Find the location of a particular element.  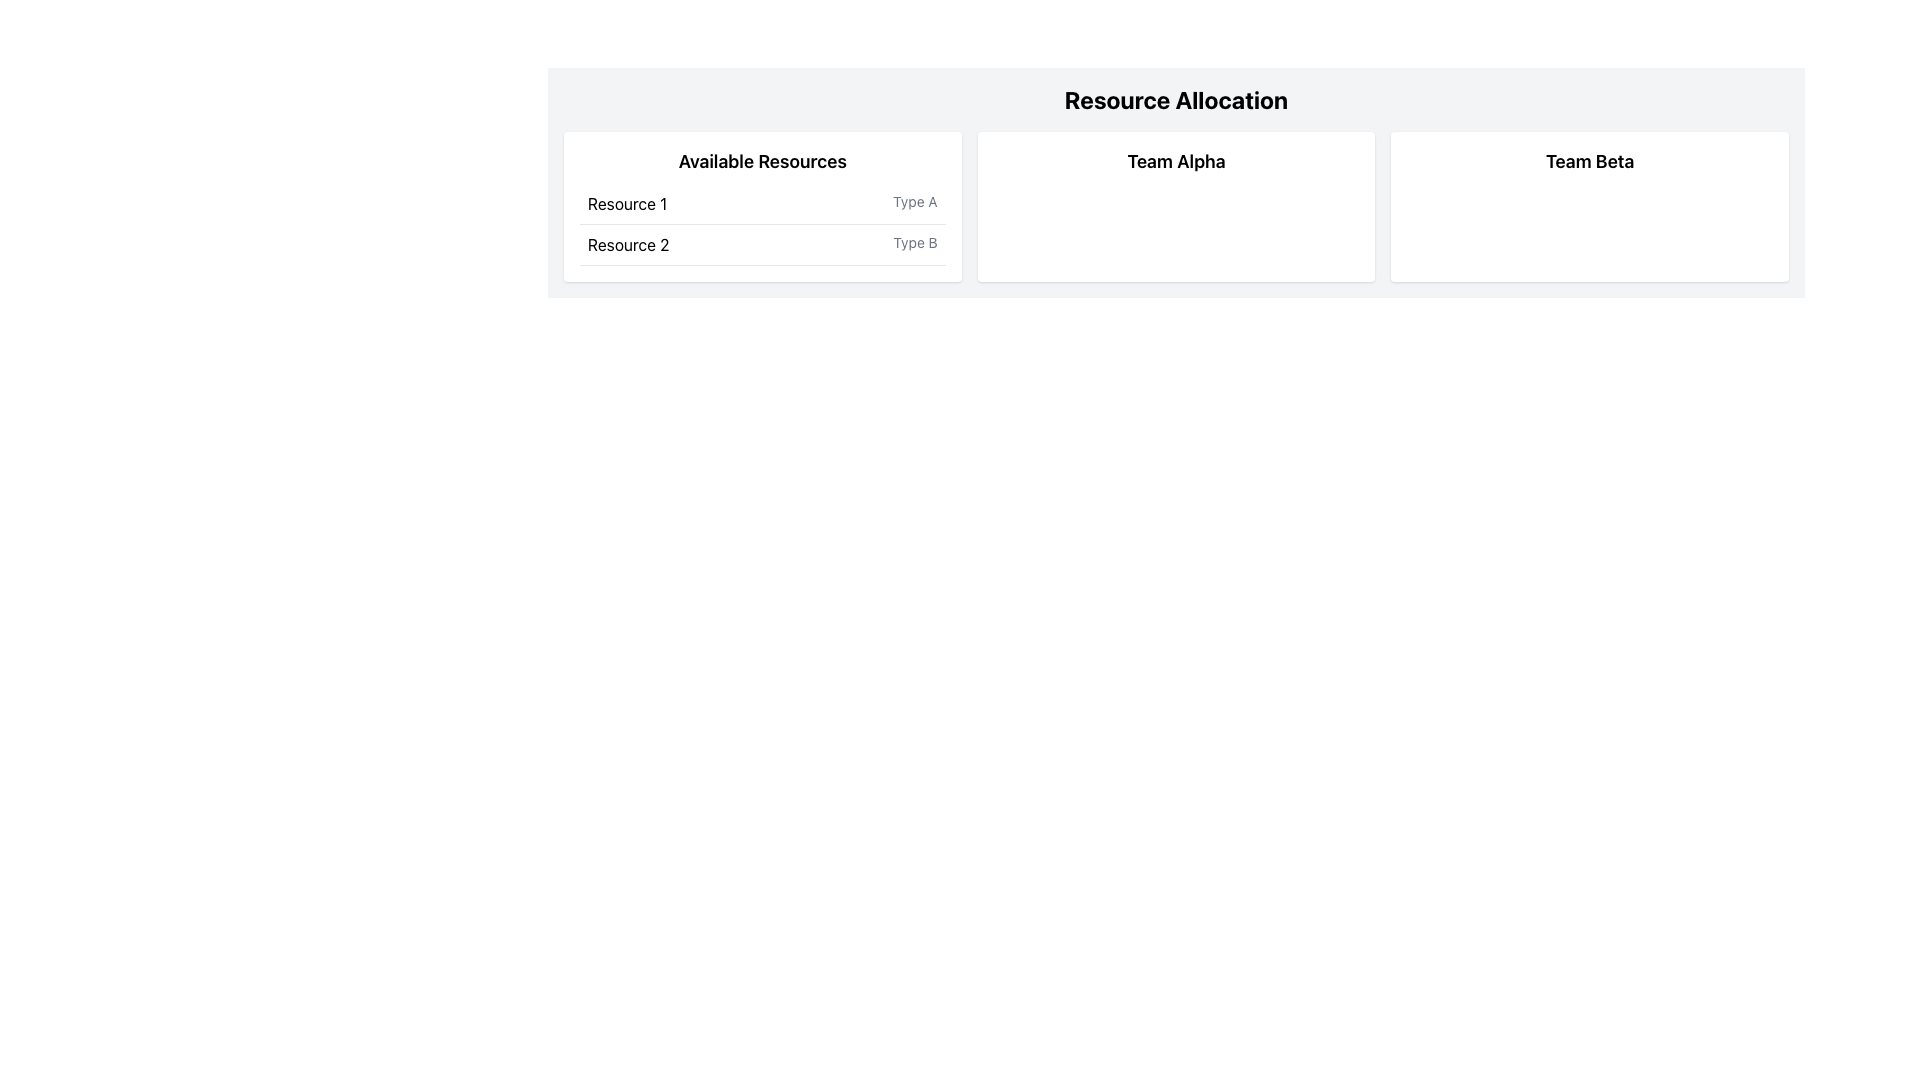

the text label 'Resource 2' which is bold and larger than surrounding elements, styled in black on a white background, located under 'Available Resources' and aligned with 'Type B' is located at coordinates (627, 244).